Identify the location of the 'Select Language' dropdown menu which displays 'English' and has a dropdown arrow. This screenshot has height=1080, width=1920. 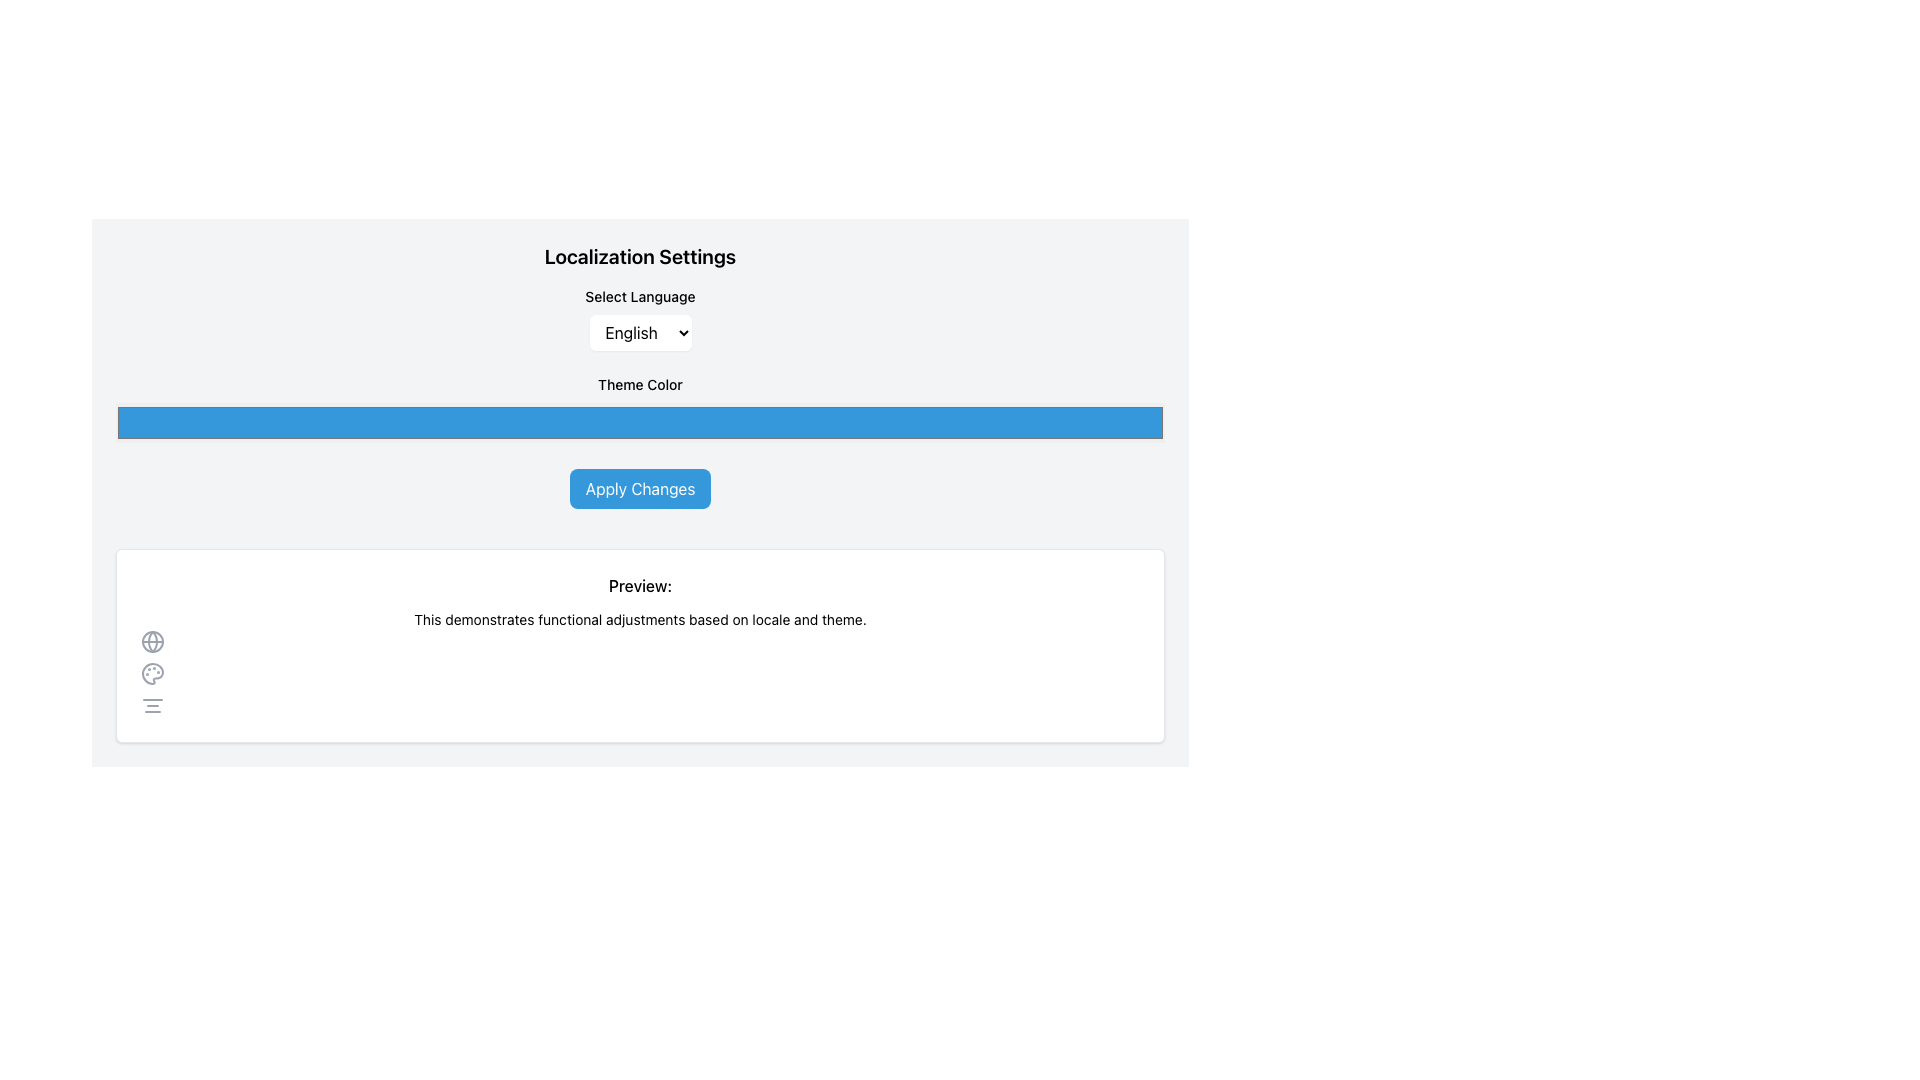
(640, 318).